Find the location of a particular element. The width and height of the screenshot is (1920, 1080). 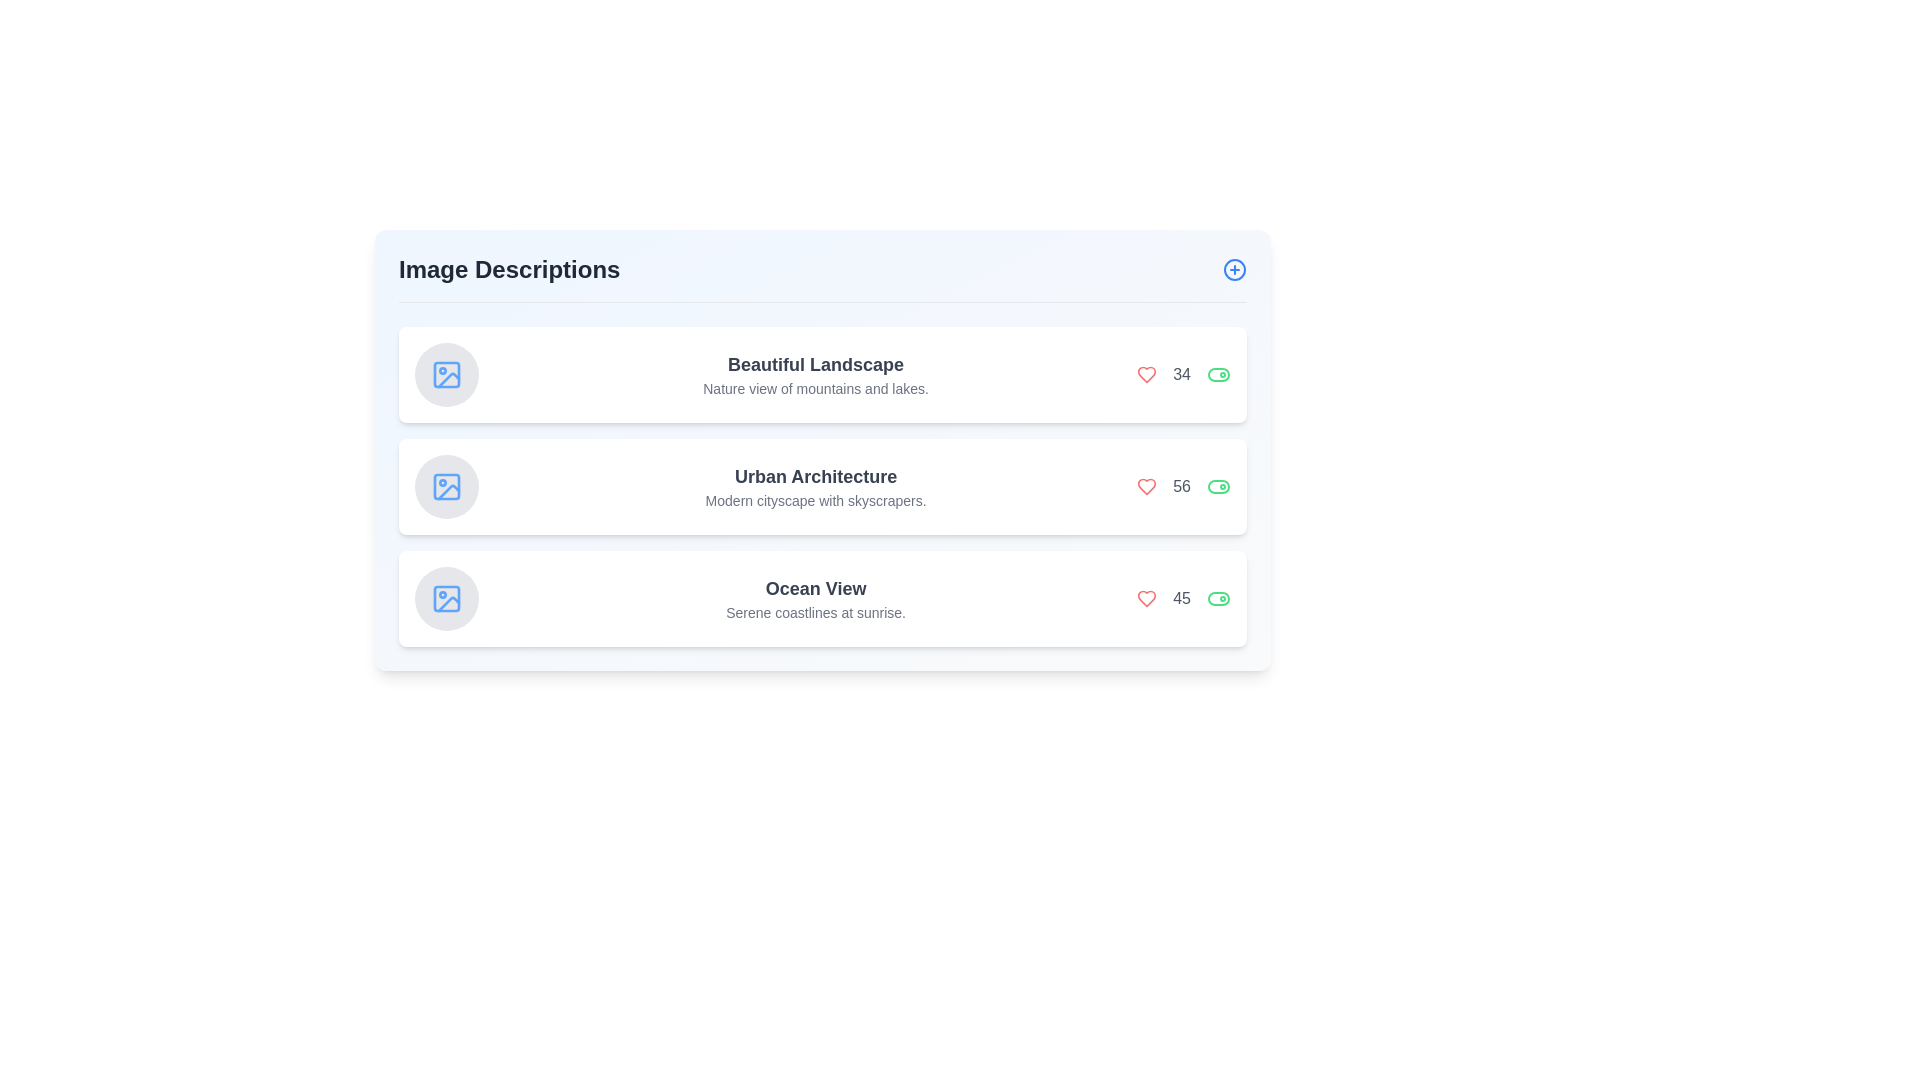

toggle icon for the item labeled 'Urban Architecture' to toggle its state is located at coordinates (1218, 486).